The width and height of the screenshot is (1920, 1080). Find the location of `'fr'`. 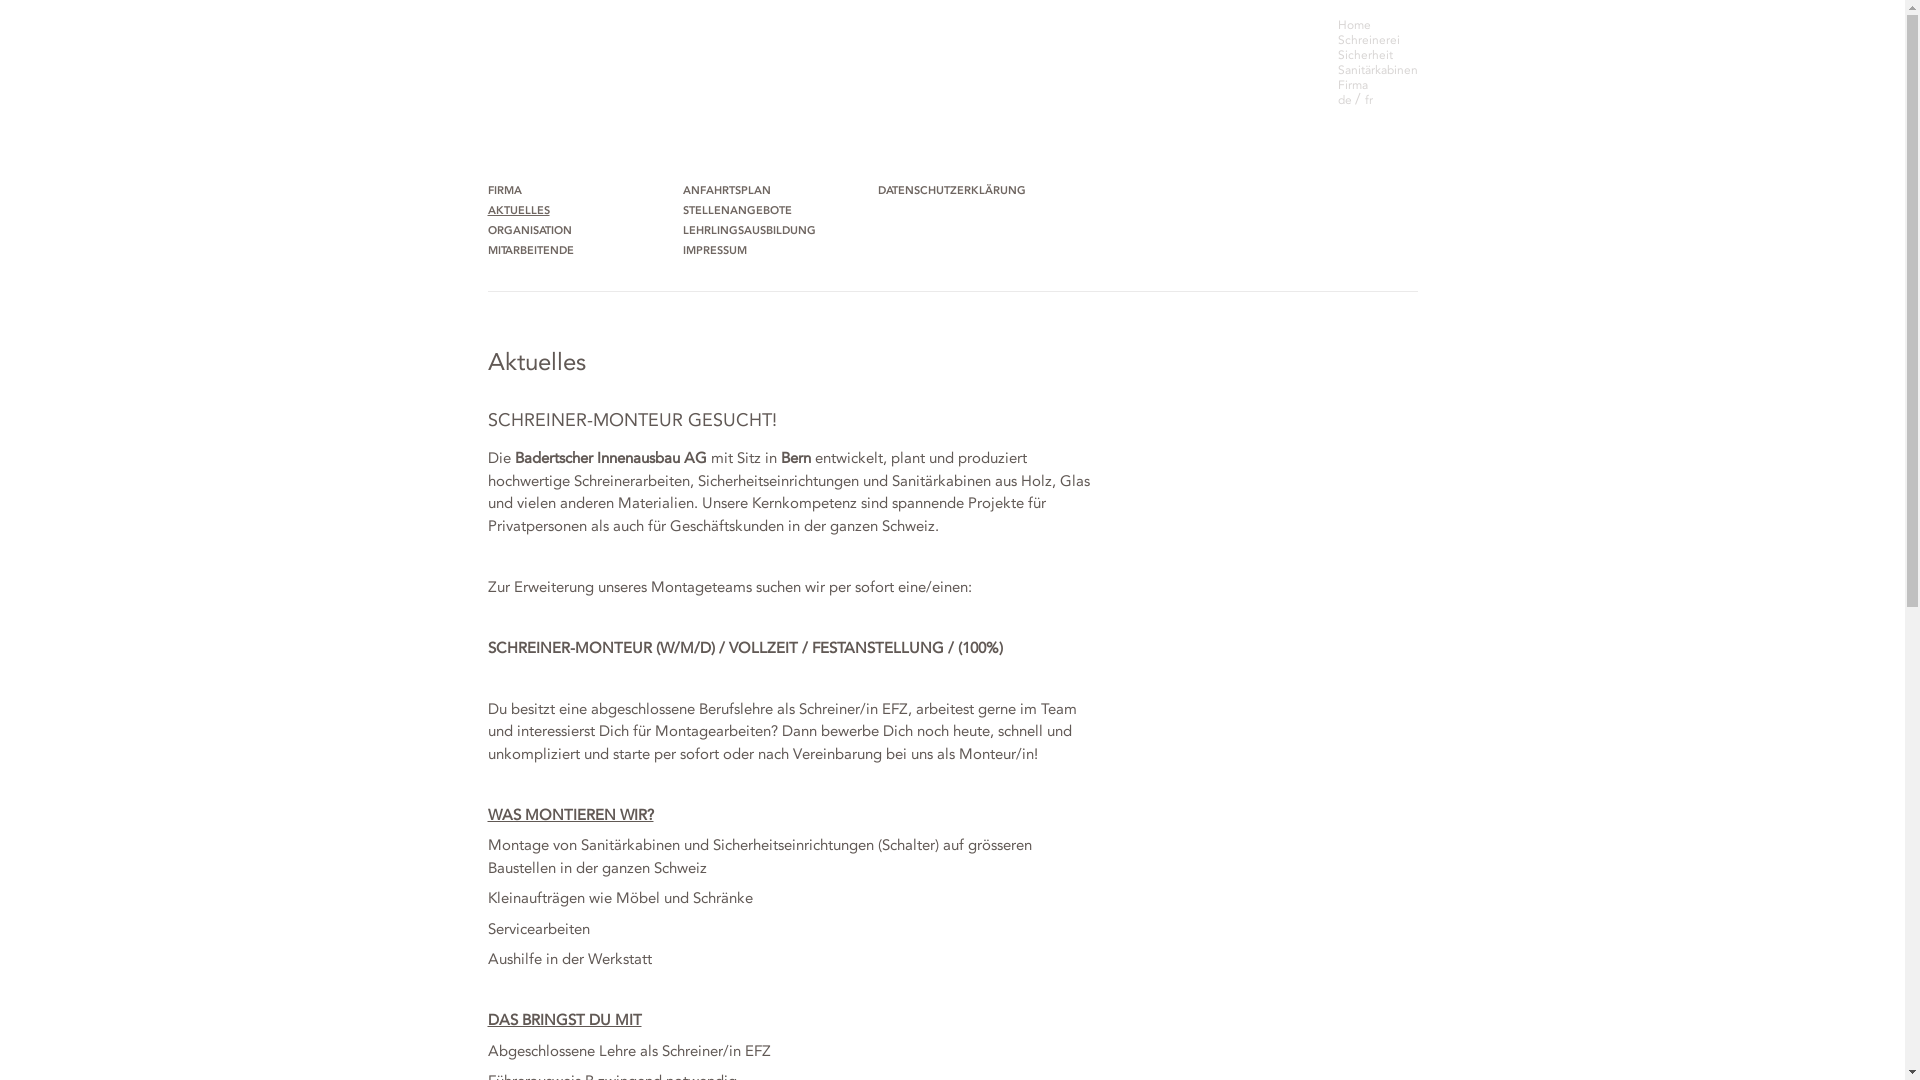

'fr' is located at coordinates (1362, 100).